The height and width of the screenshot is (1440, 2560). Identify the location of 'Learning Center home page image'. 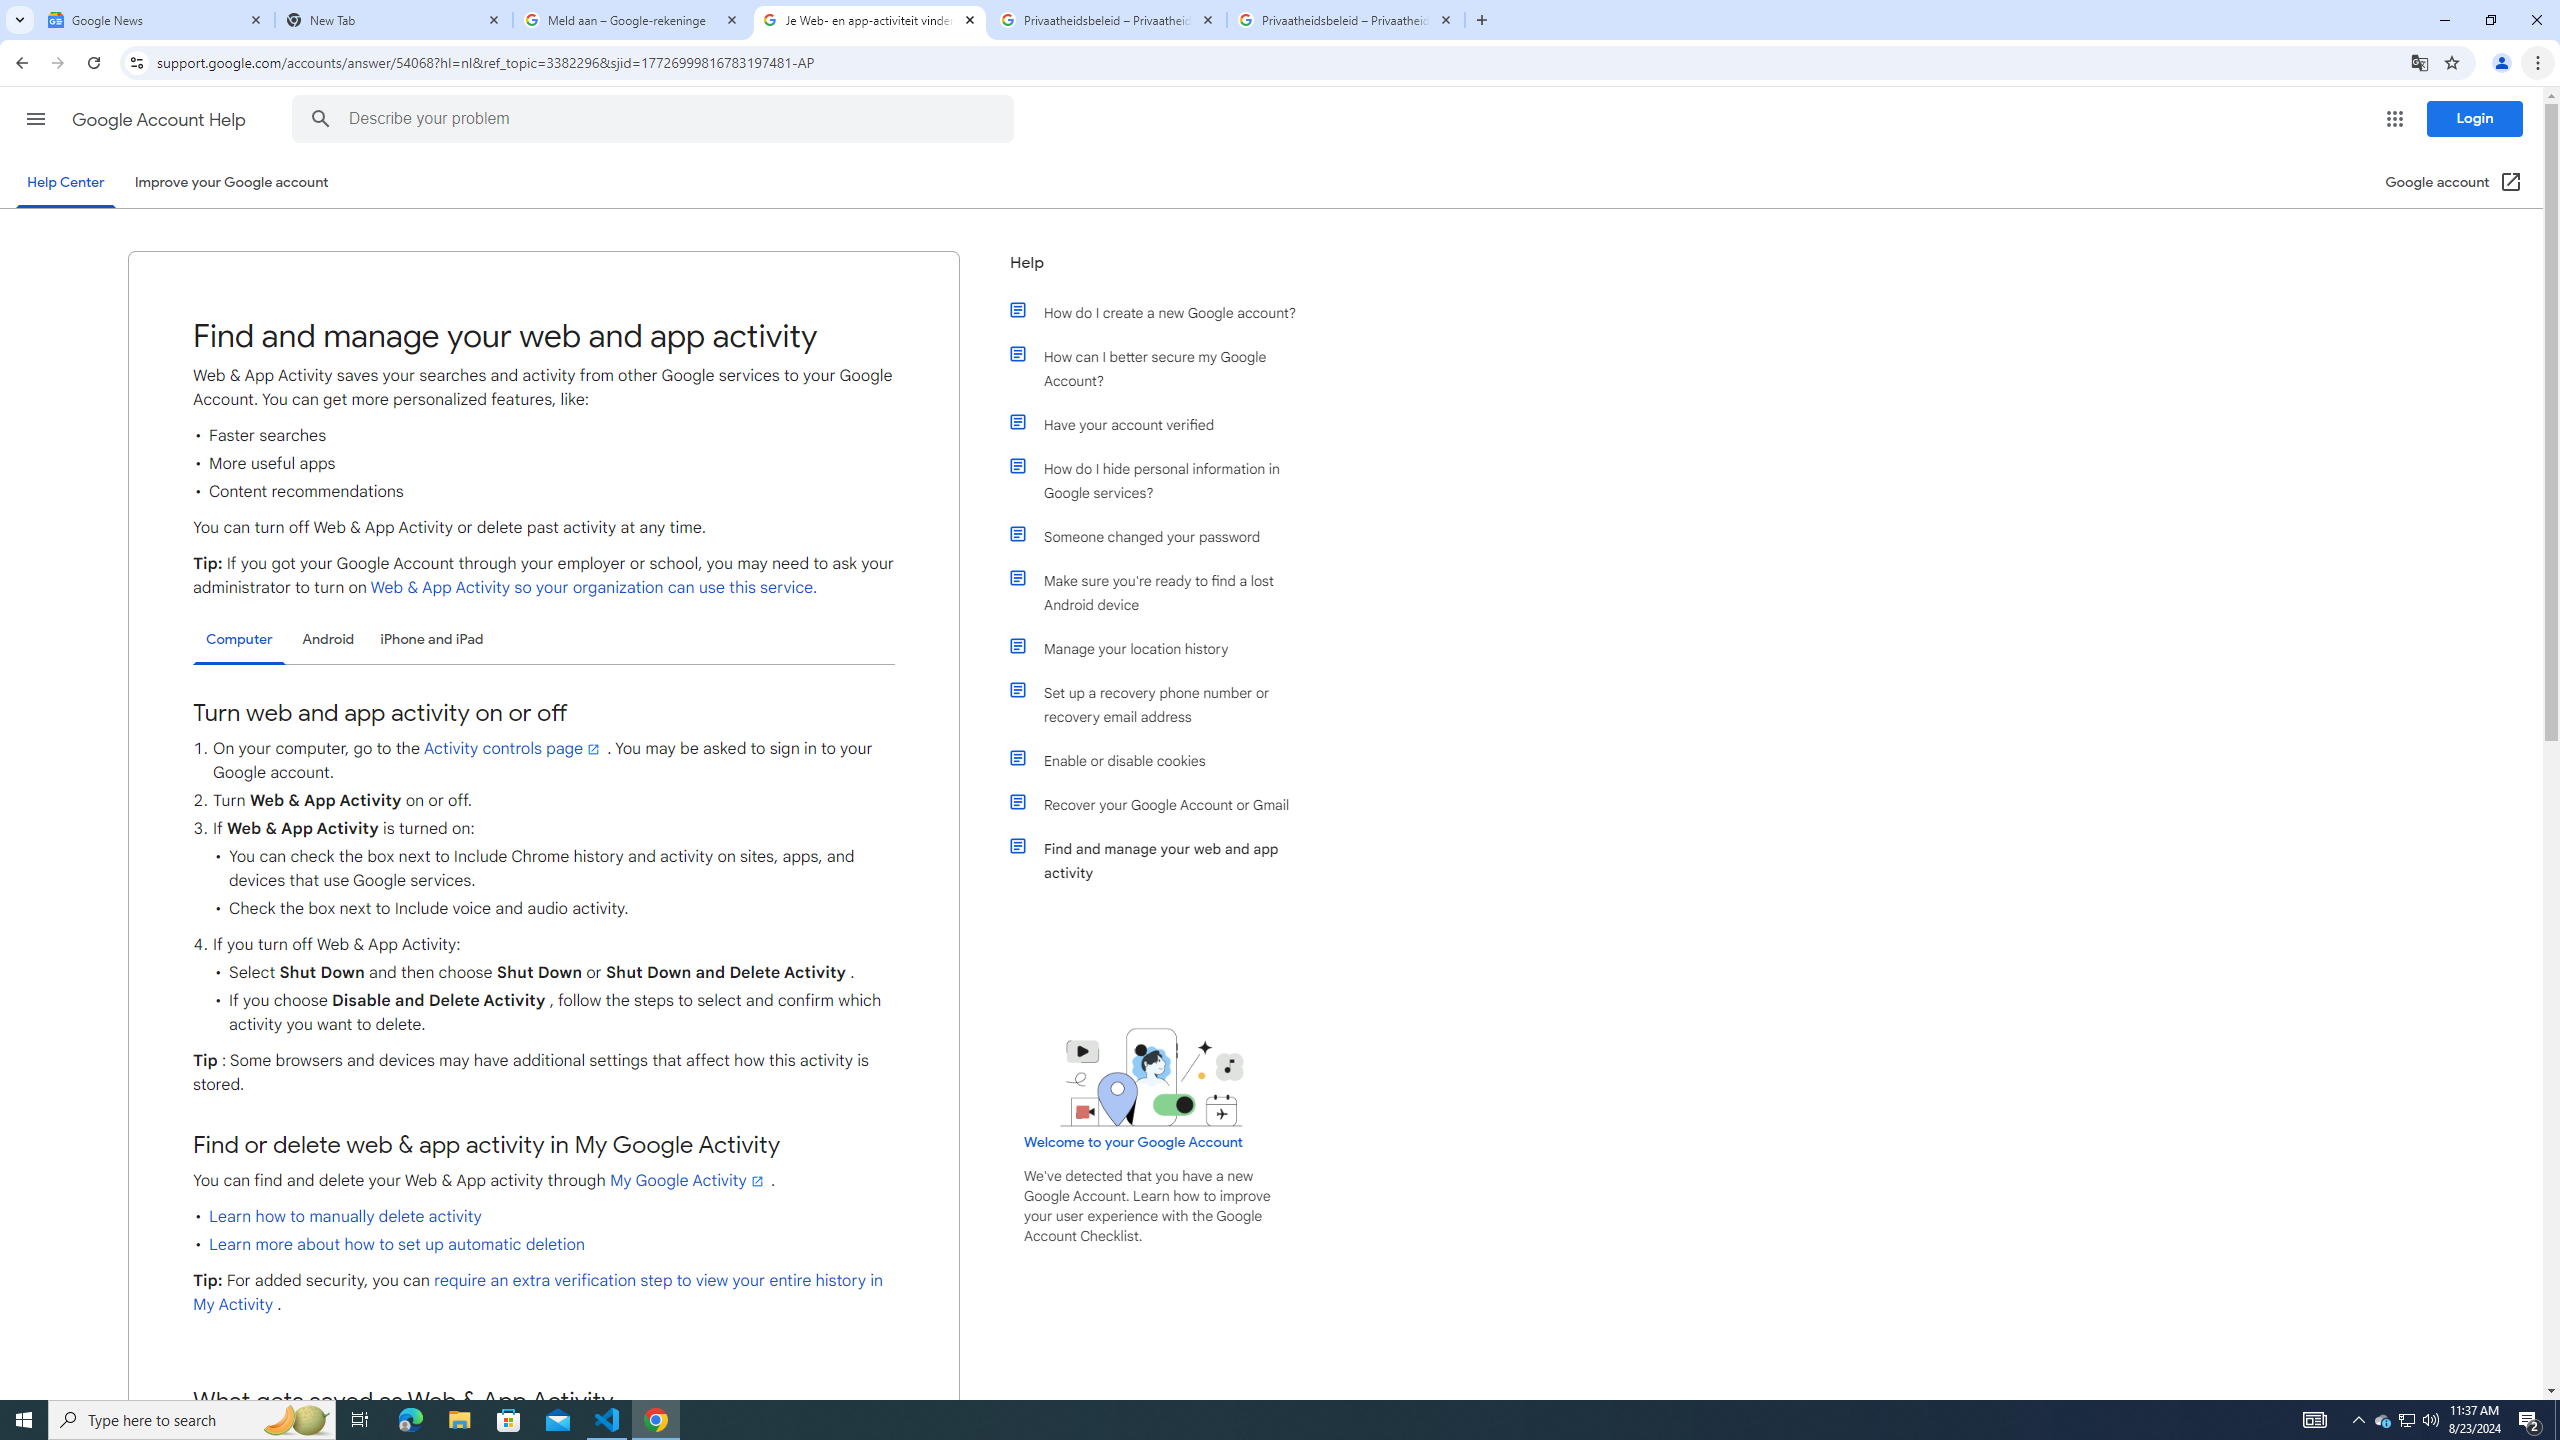
(1151, 1076).